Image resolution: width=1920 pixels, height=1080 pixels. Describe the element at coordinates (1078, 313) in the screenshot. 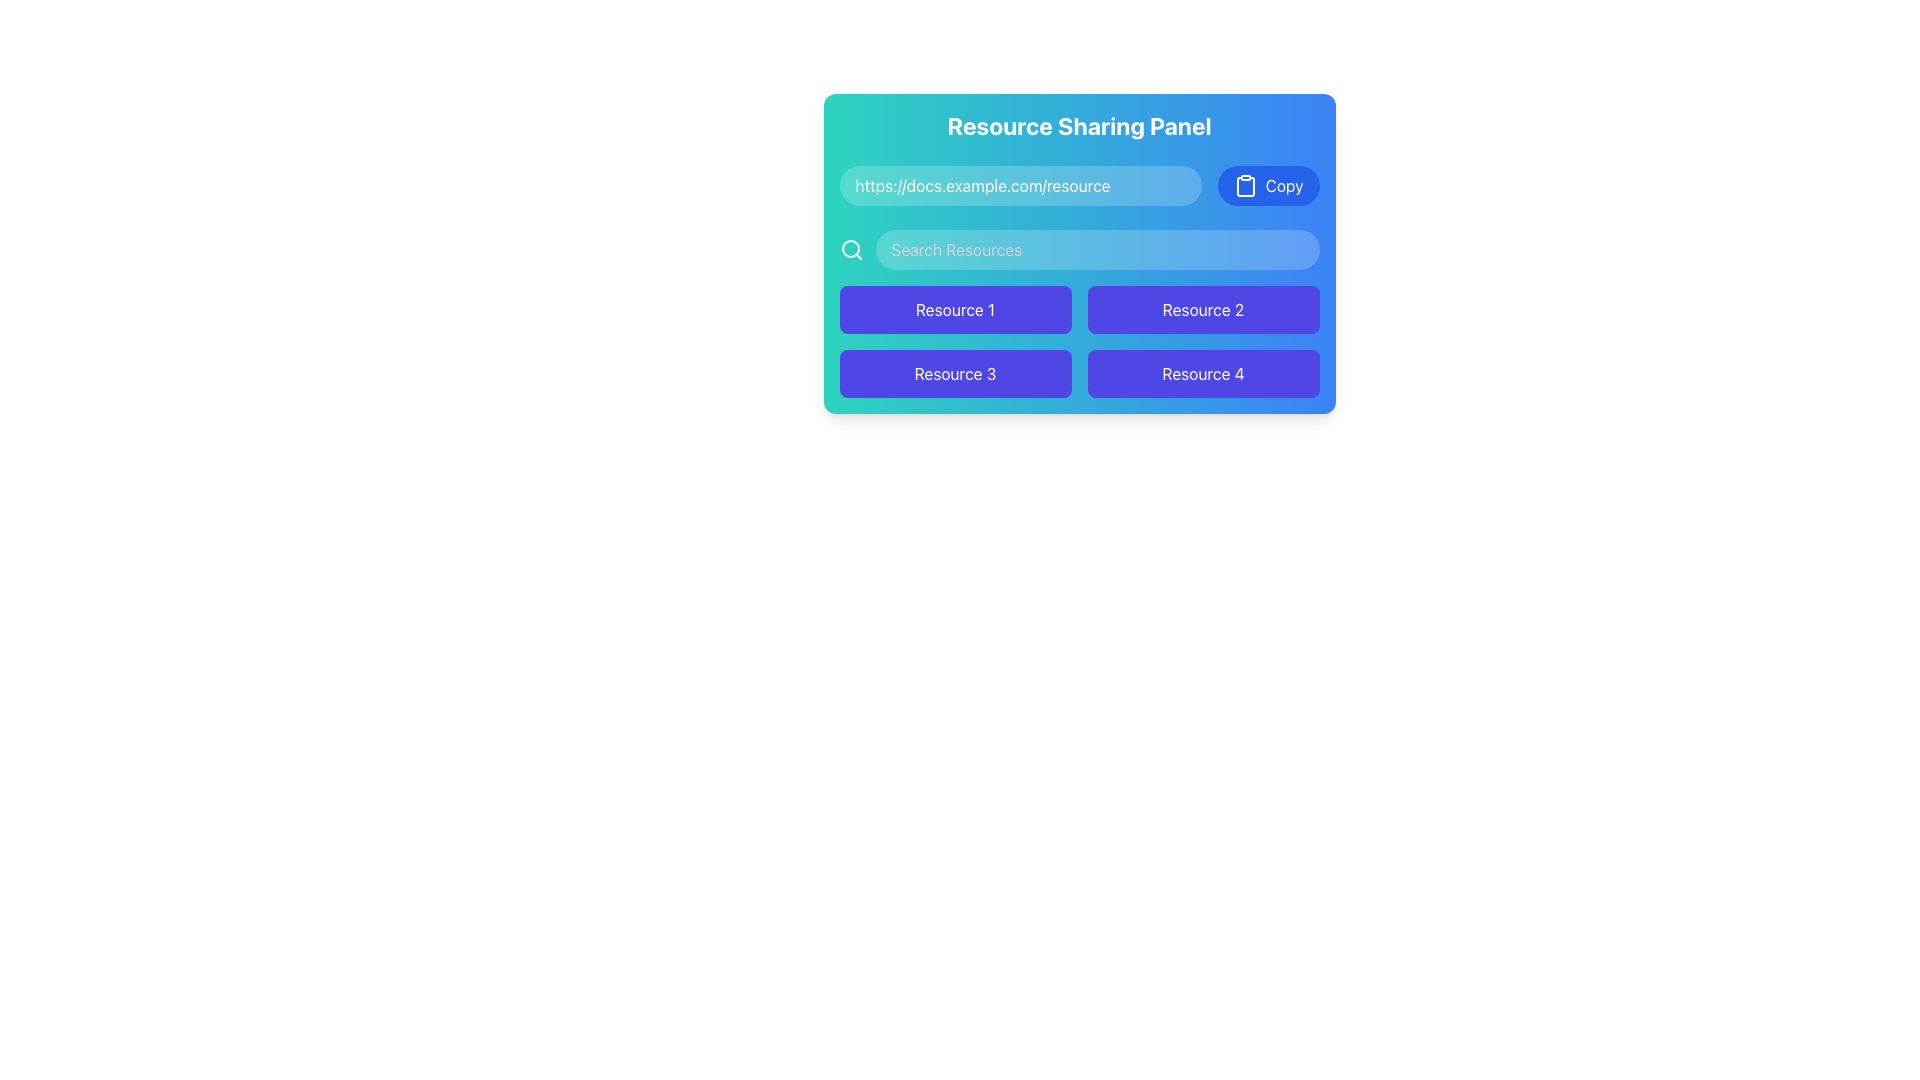

I see `the Interactive button grid located in the lower section of the 'Resource Sharing Panel' card` at that location.